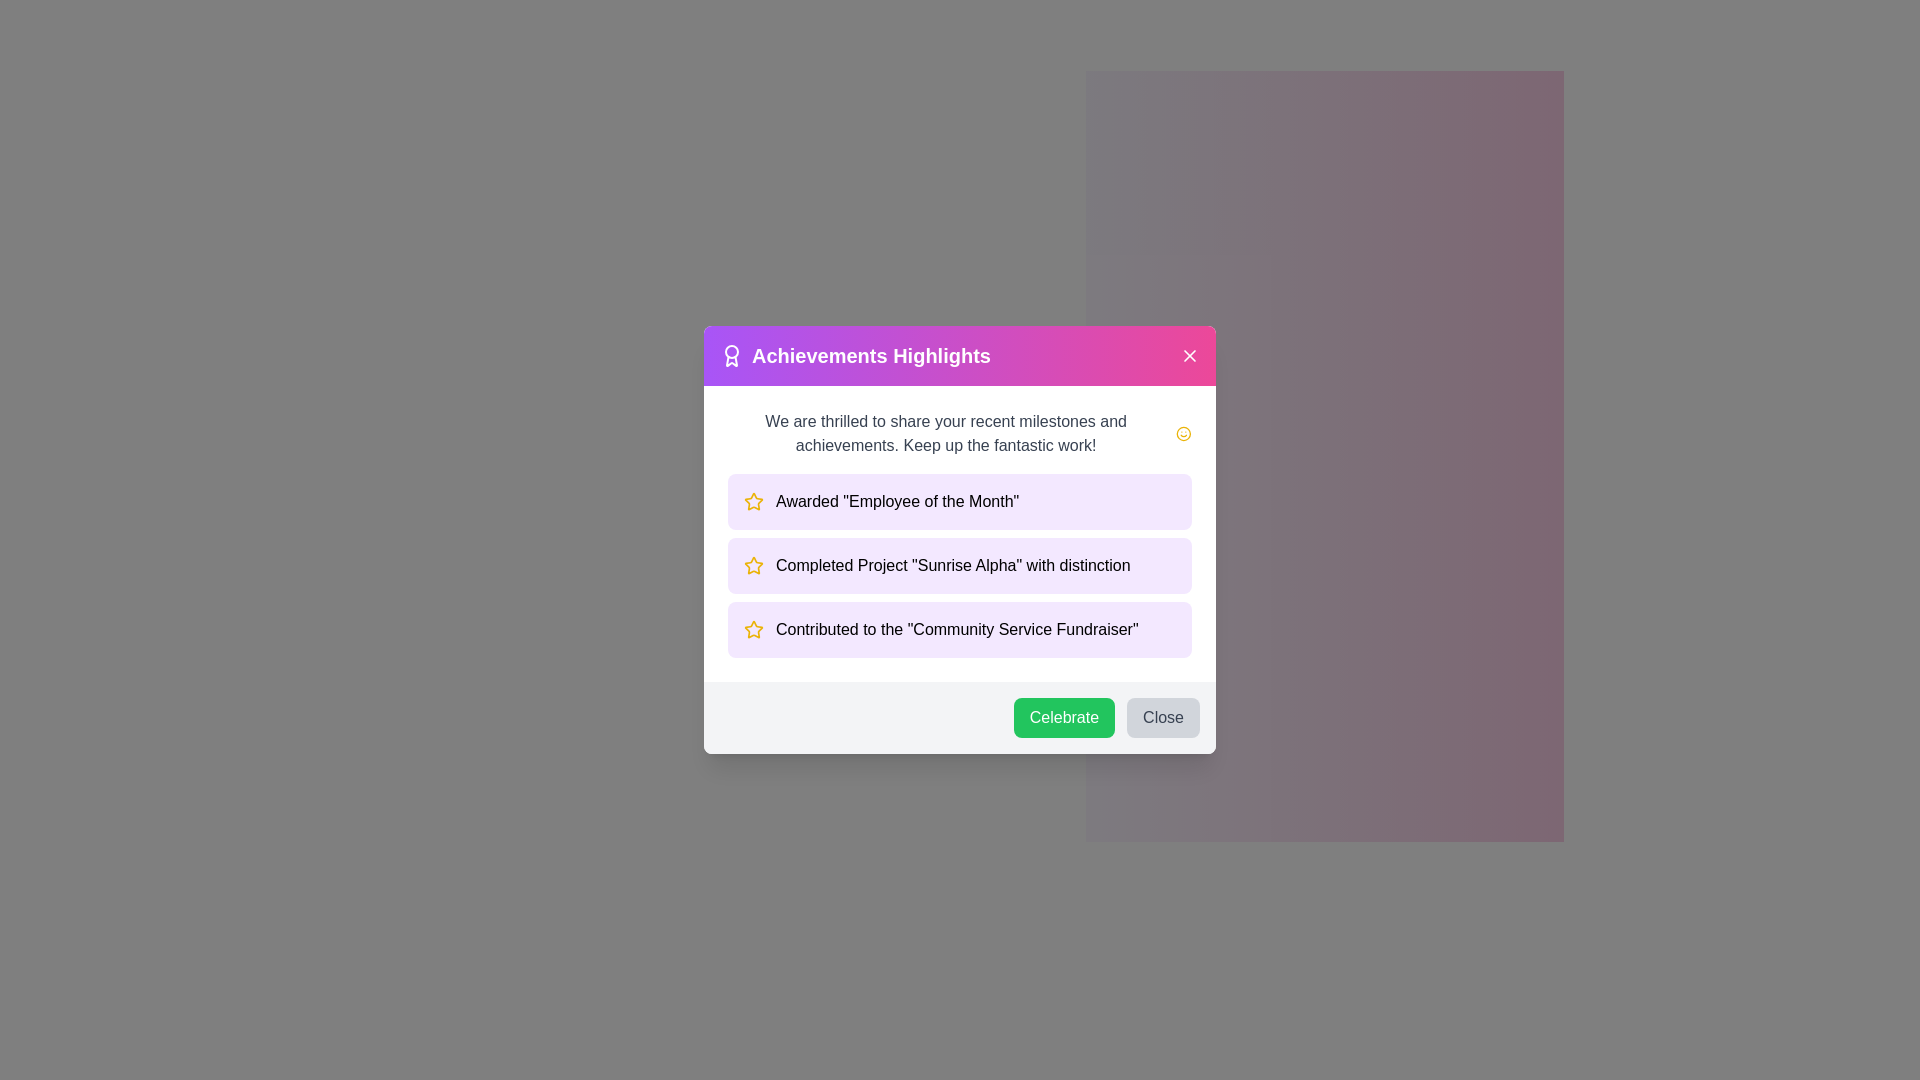 This screenshot has width=1920, height=1080. I want to click on the modal title by interacting with the Header bar that displays 'Achievements Highlights' with an award icon on the left and a close icon on the right, so click(960, 354).